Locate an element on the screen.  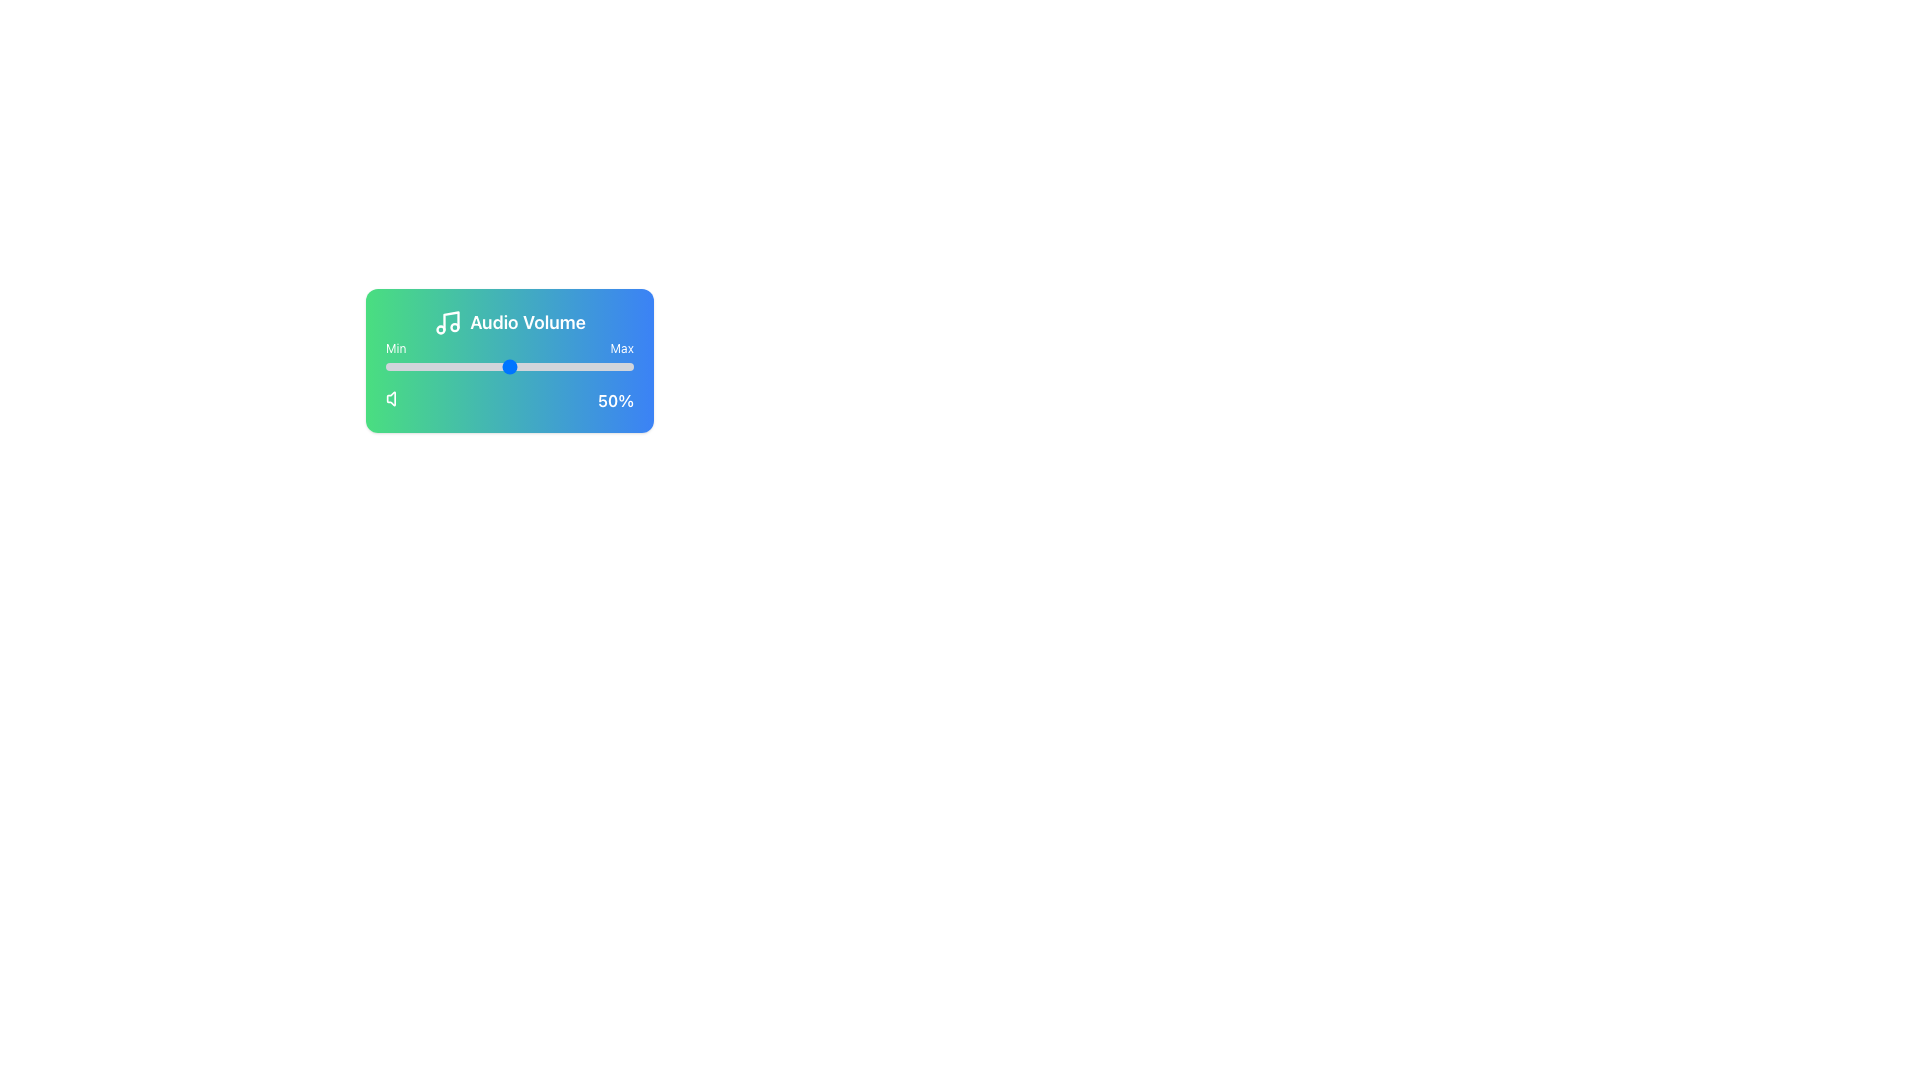
the volume is located at coordinates (561, 366).